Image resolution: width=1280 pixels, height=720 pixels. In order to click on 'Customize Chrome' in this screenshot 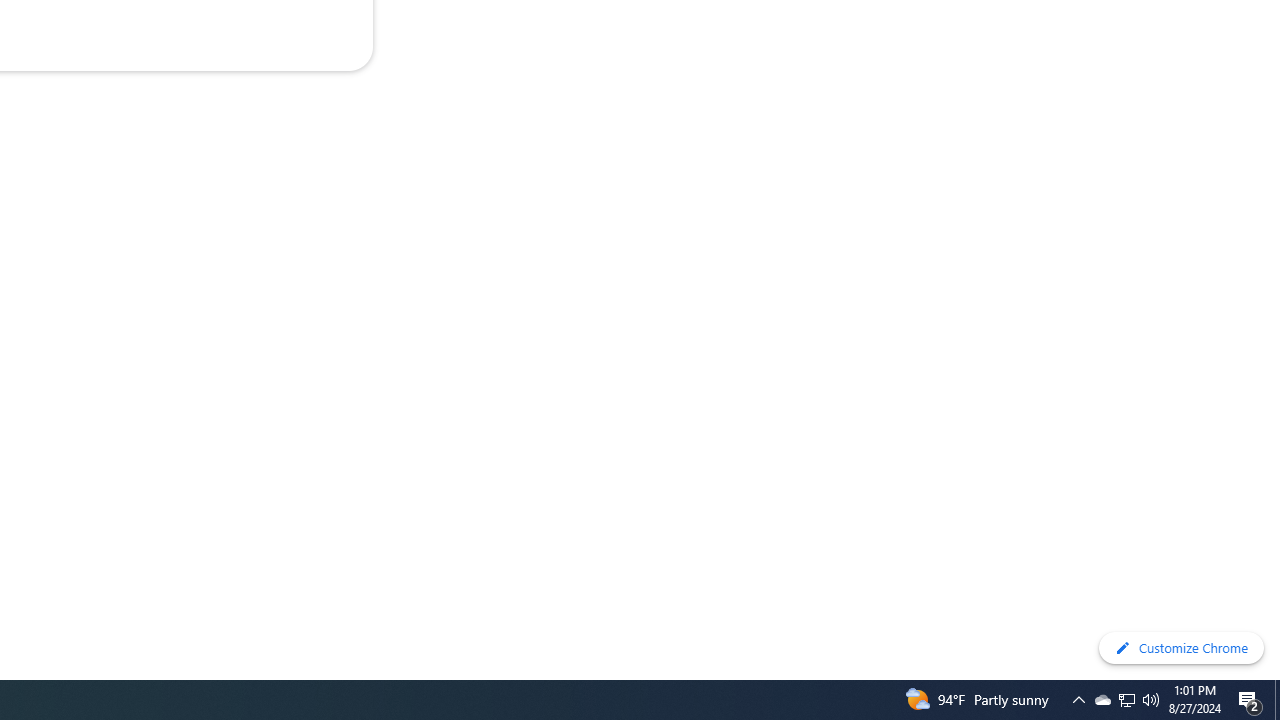, I will do `click(1181, 648)`.